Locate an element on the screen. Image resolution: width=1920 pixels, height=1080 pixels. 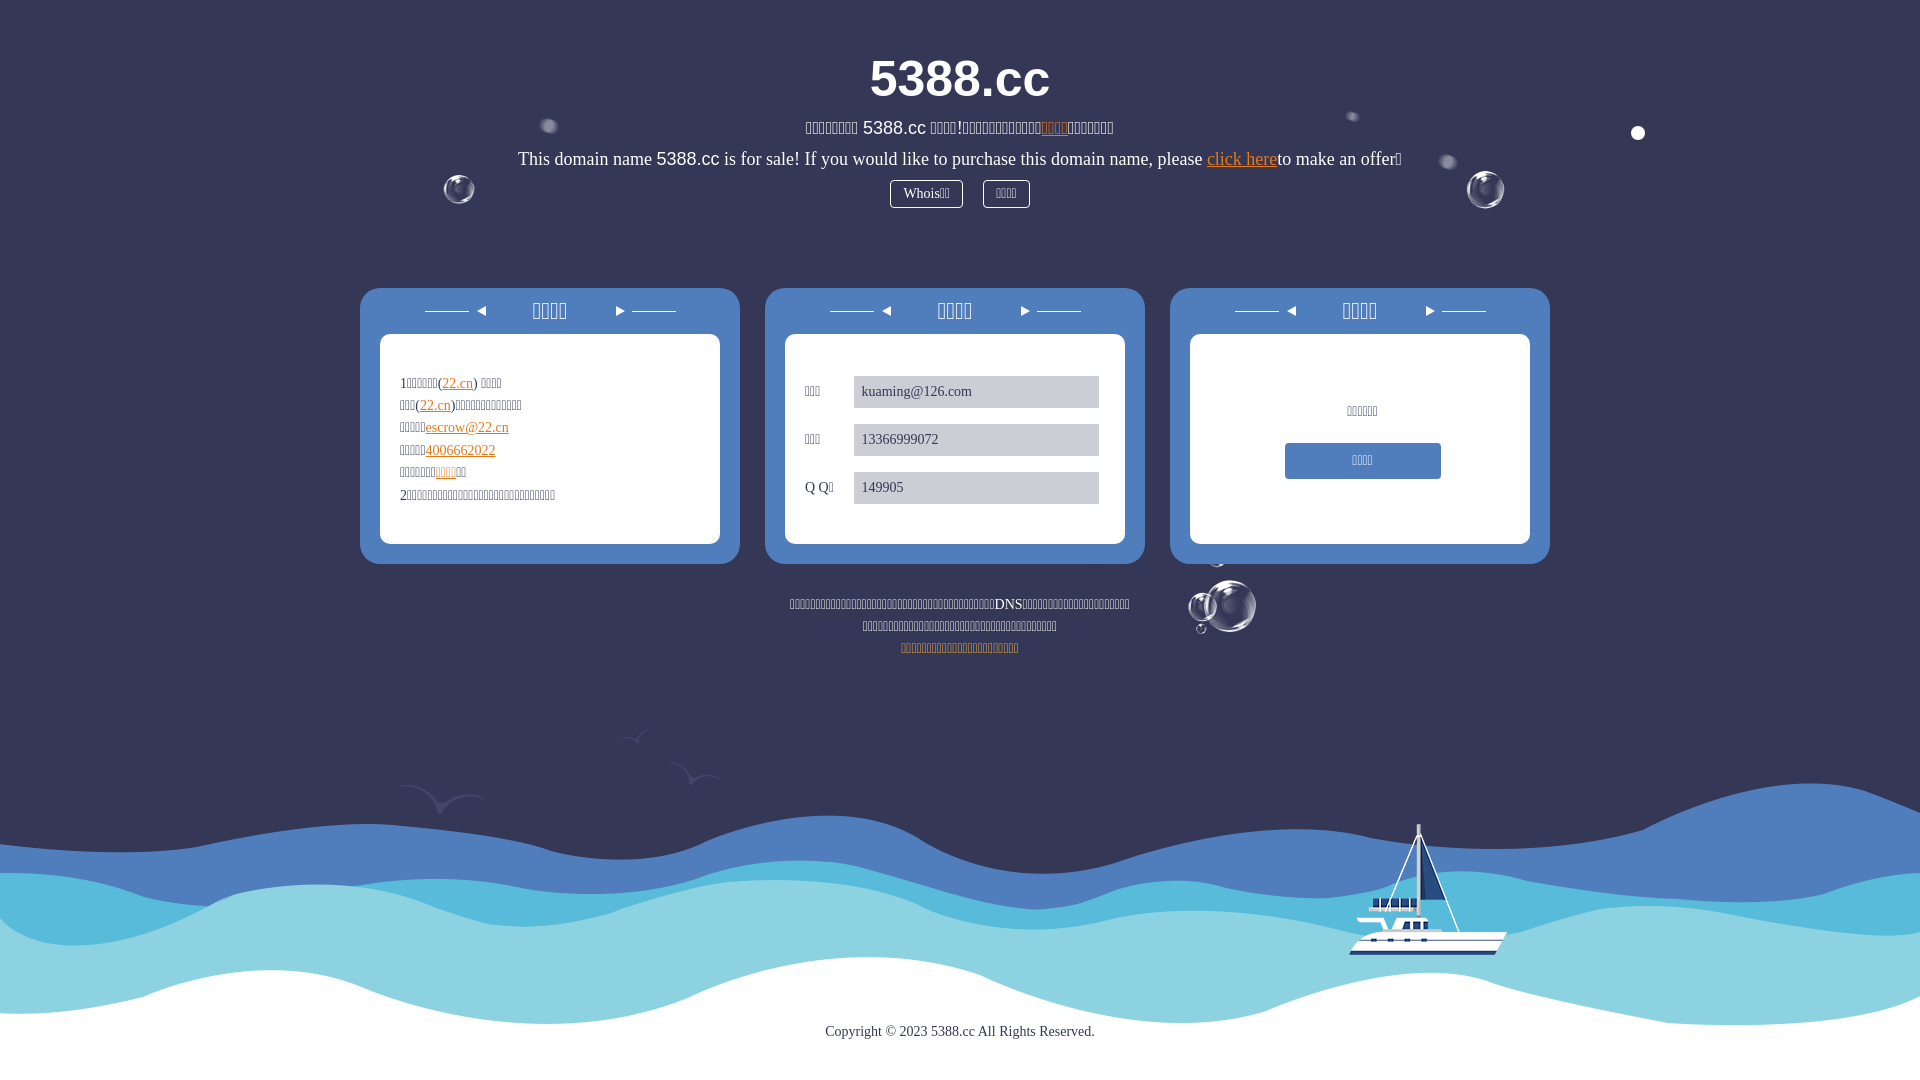
'22.cn' is located at coordinates (419, 405).